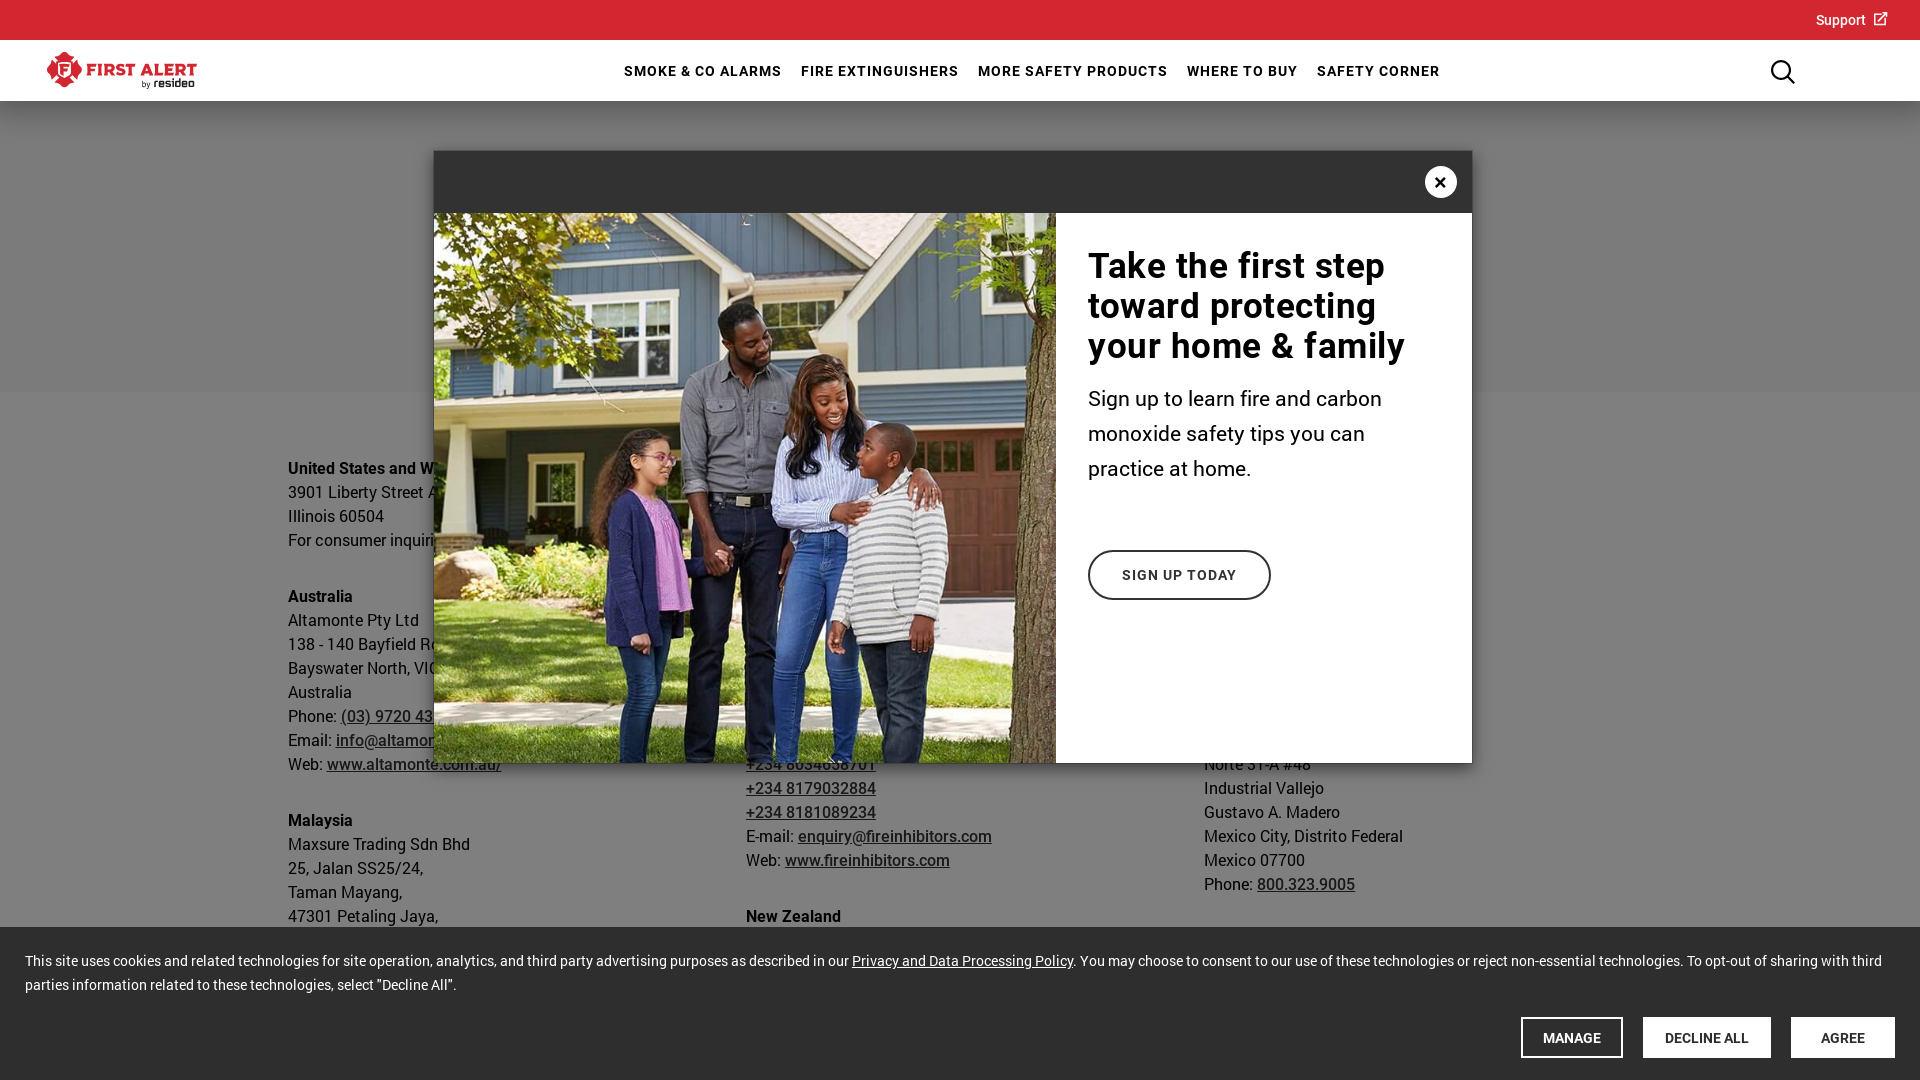  Describe the element at coordinates (1706, 1036) in the screenshot. I see `'DECLINE ALL'` at that location.